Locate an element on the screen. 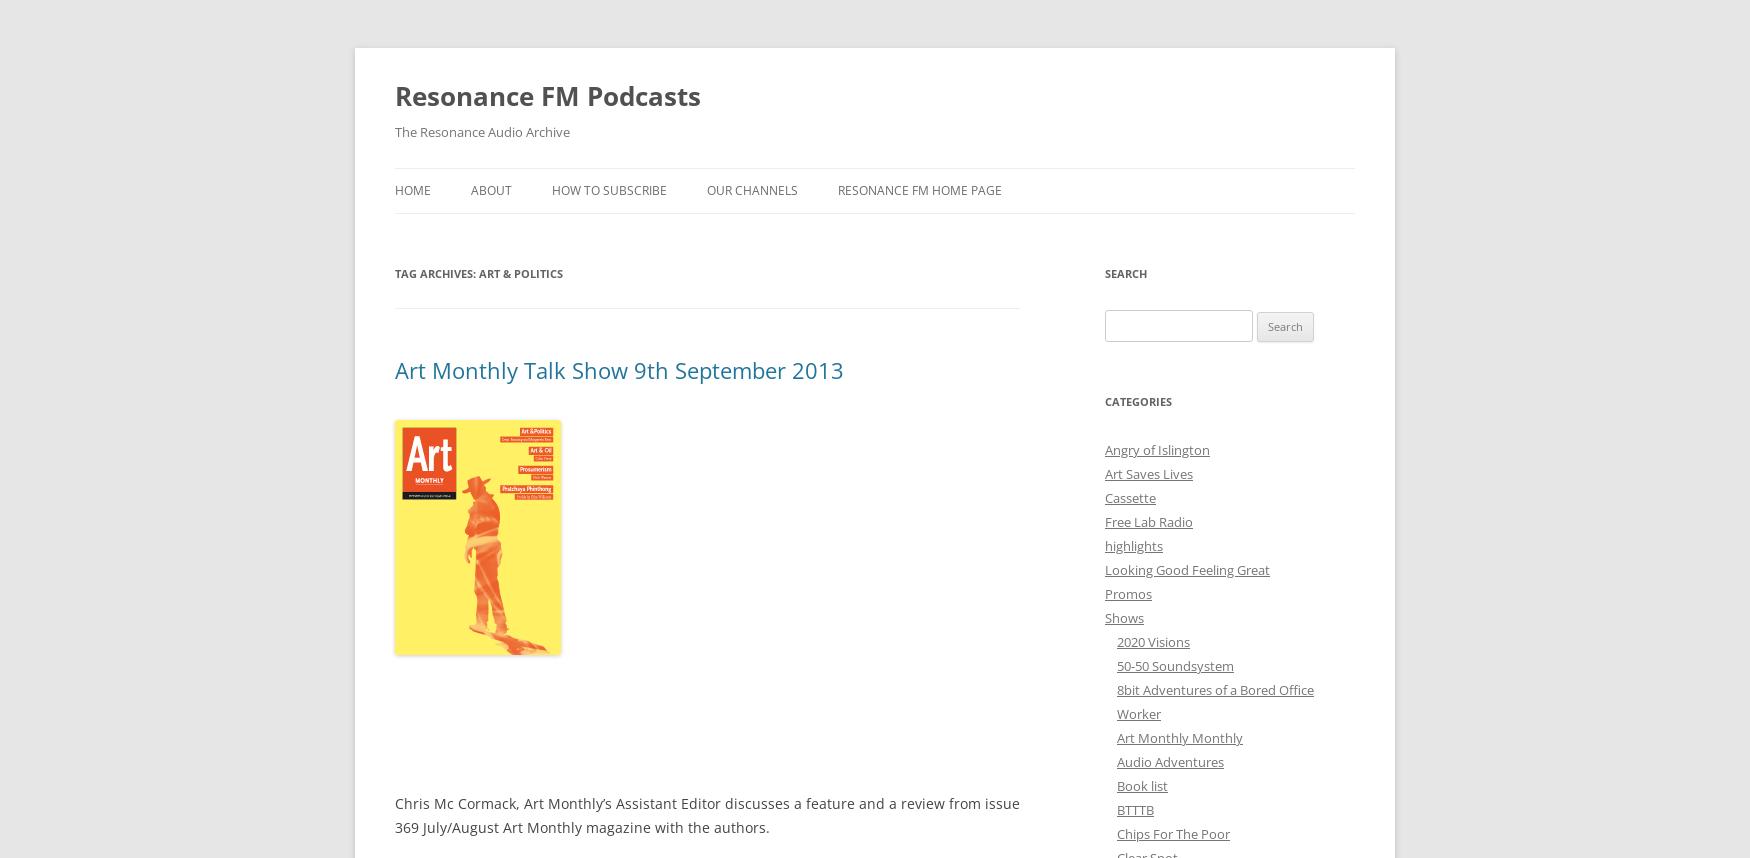  'Tag Archives:' is located at coordinates (393, 273).